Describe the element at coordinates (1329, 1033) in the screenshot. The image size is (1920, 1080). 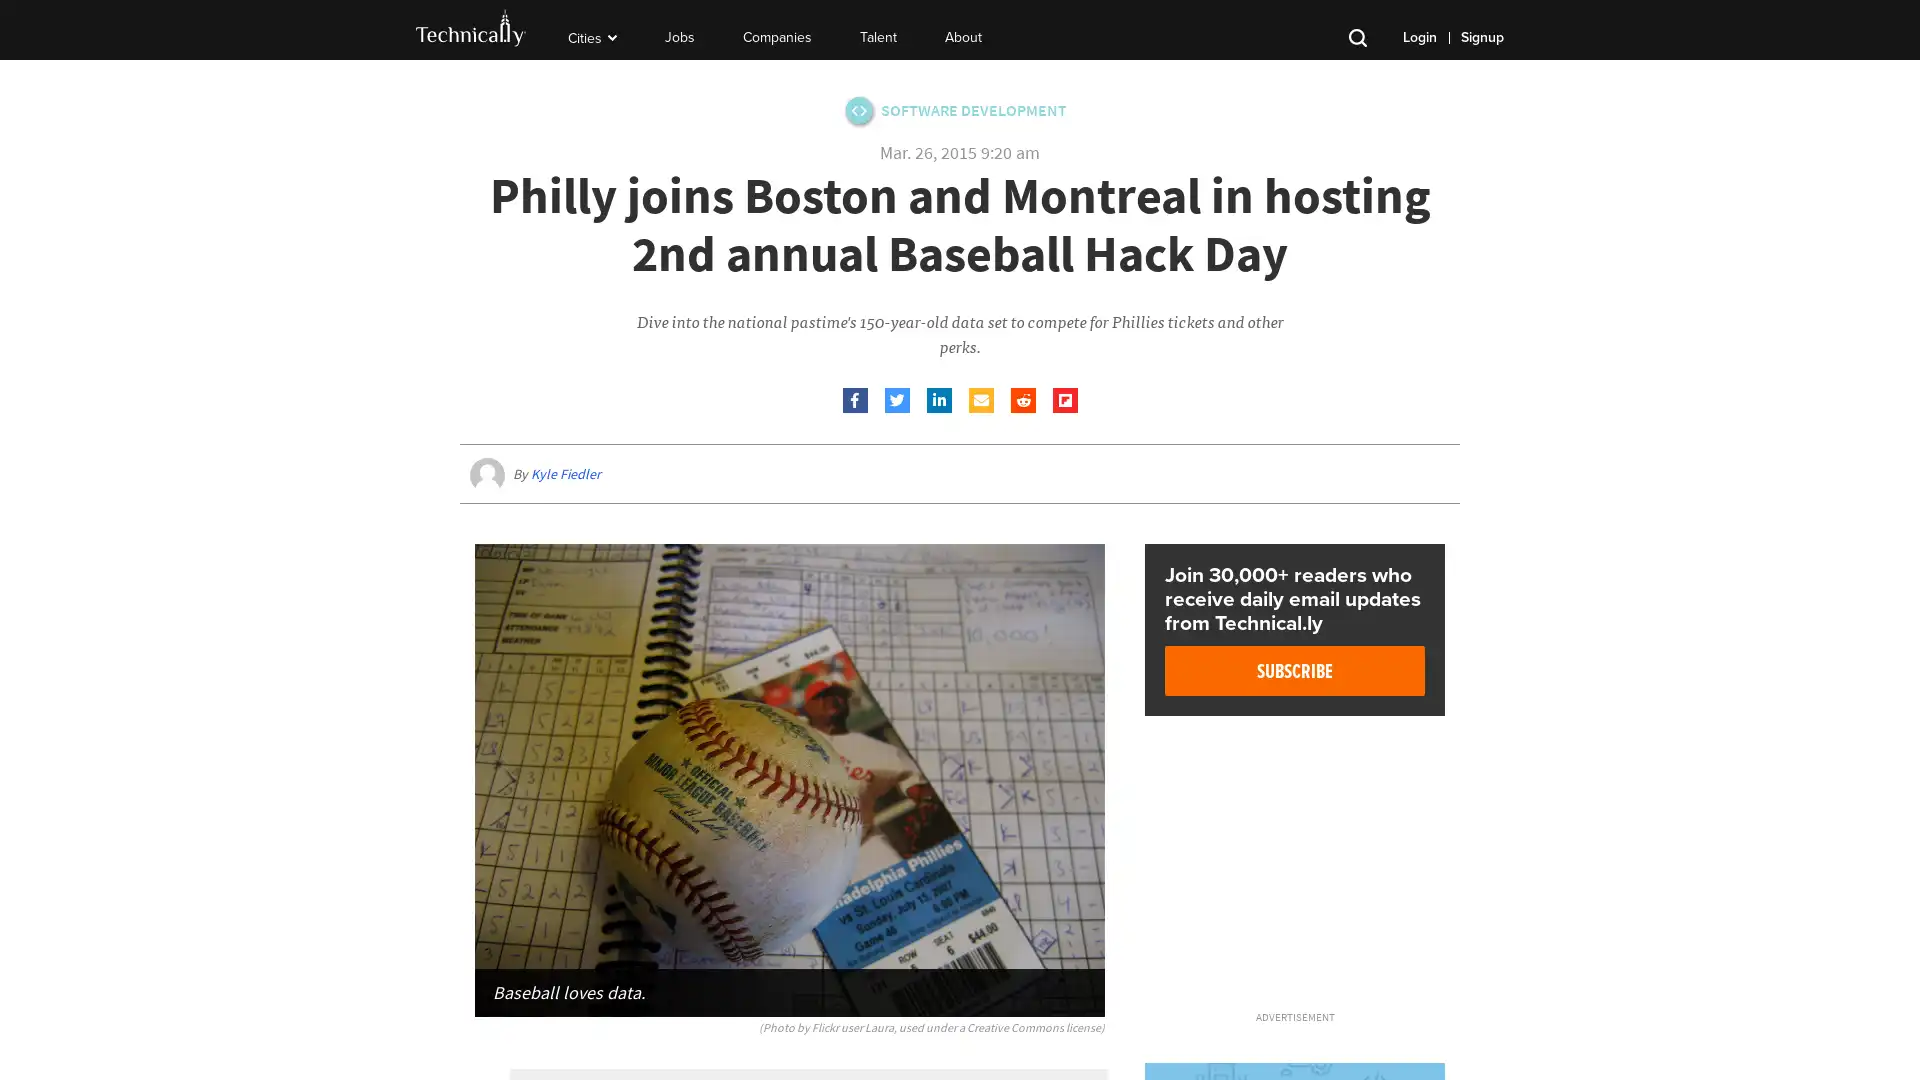
I see `Close` at that location.